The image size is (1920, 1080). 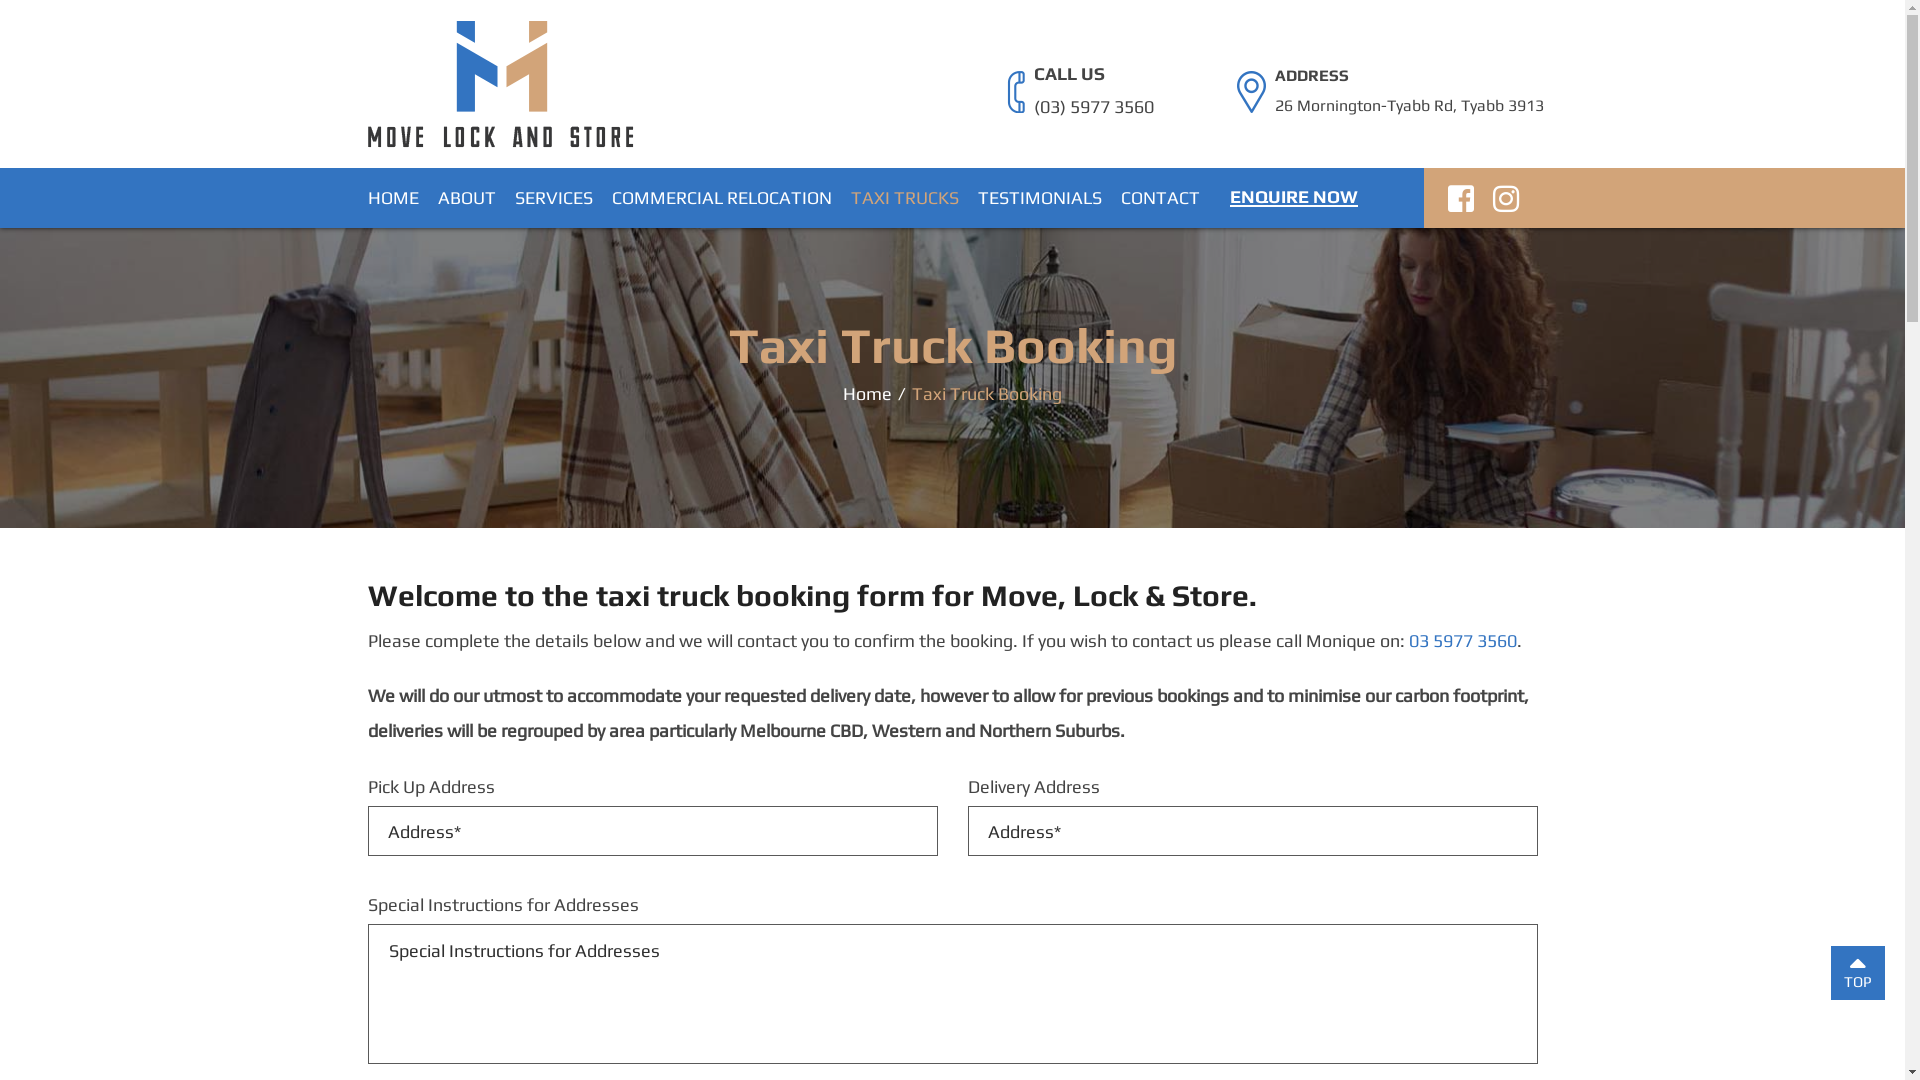 What do you see at coordinates (1462, 640) in the screenshot?
I see `'03 5977 3560'` at bounding box center [1462, 640].